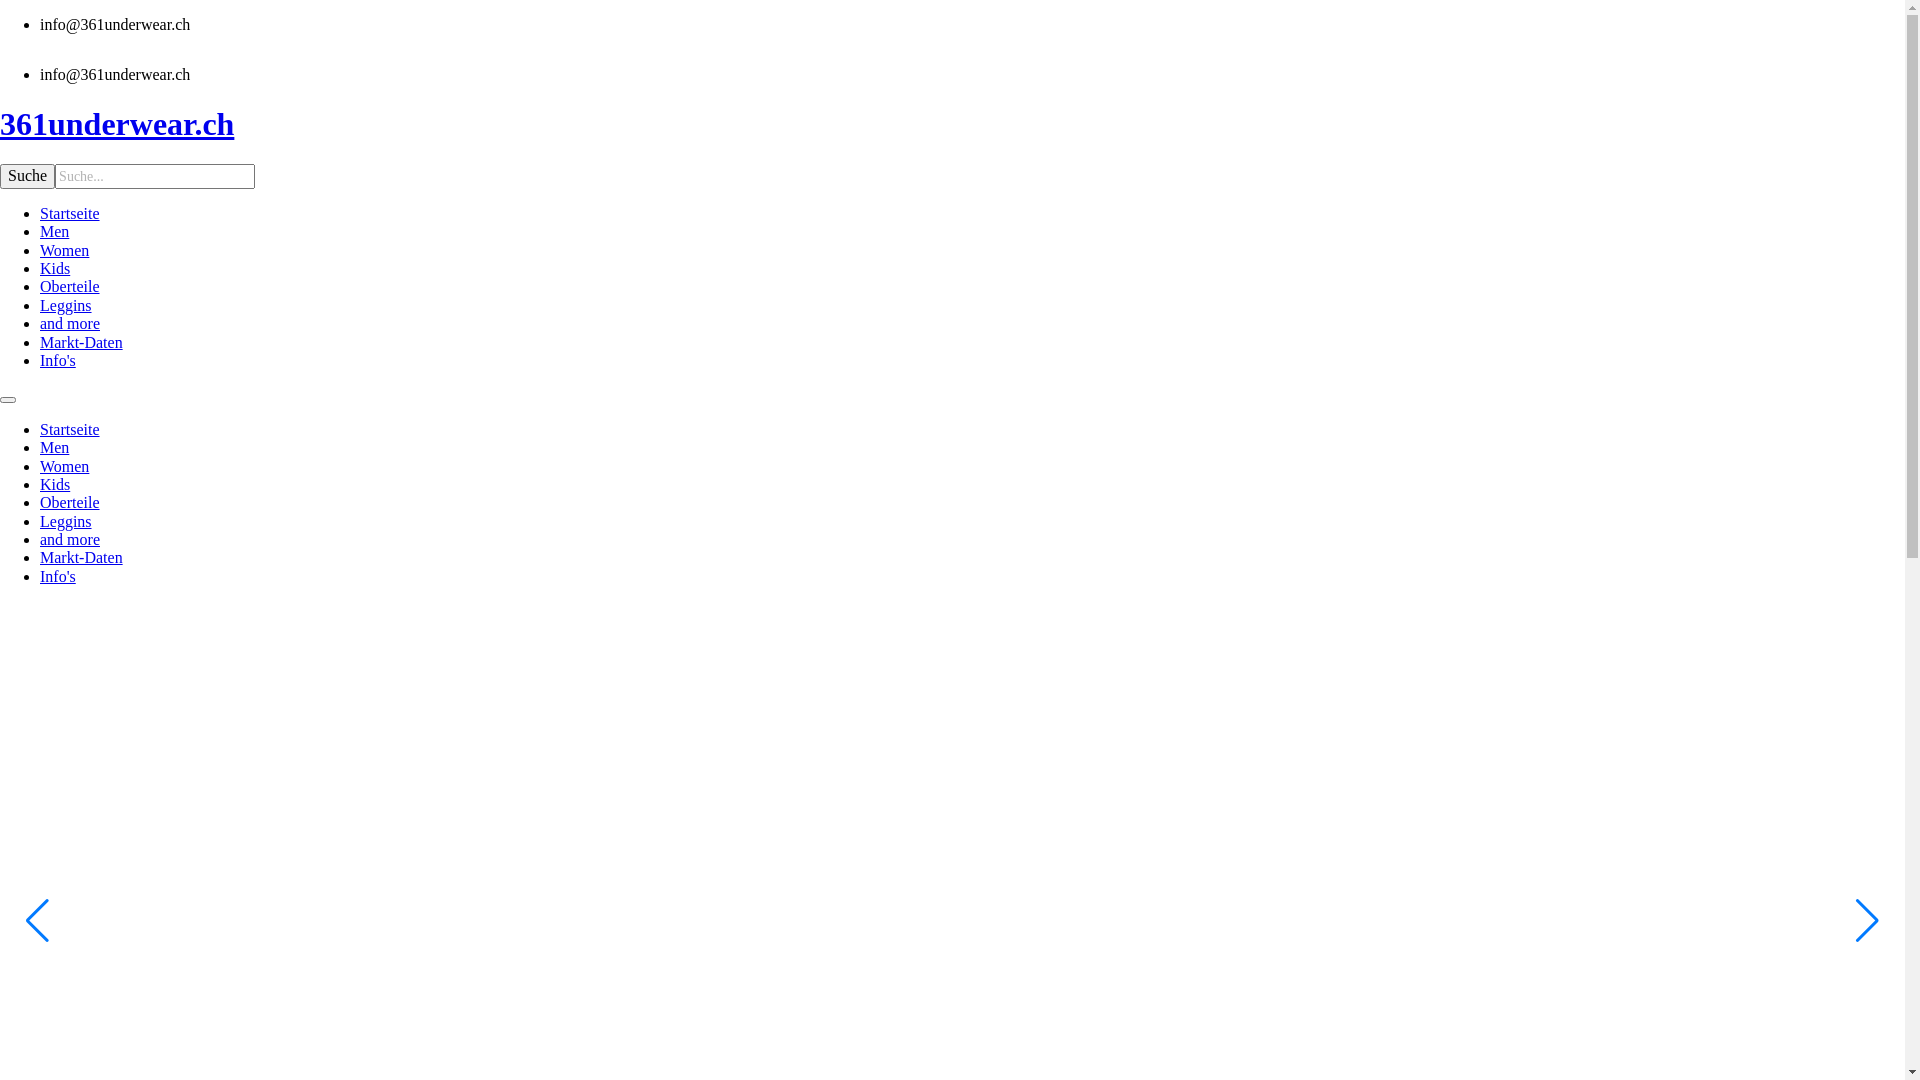 This screenshot has width=1920, height=1080. What do you see at coordinates (80, 557) in the screenshot?
I see `'Markt-Daten'` at bounding box center [80, 557].